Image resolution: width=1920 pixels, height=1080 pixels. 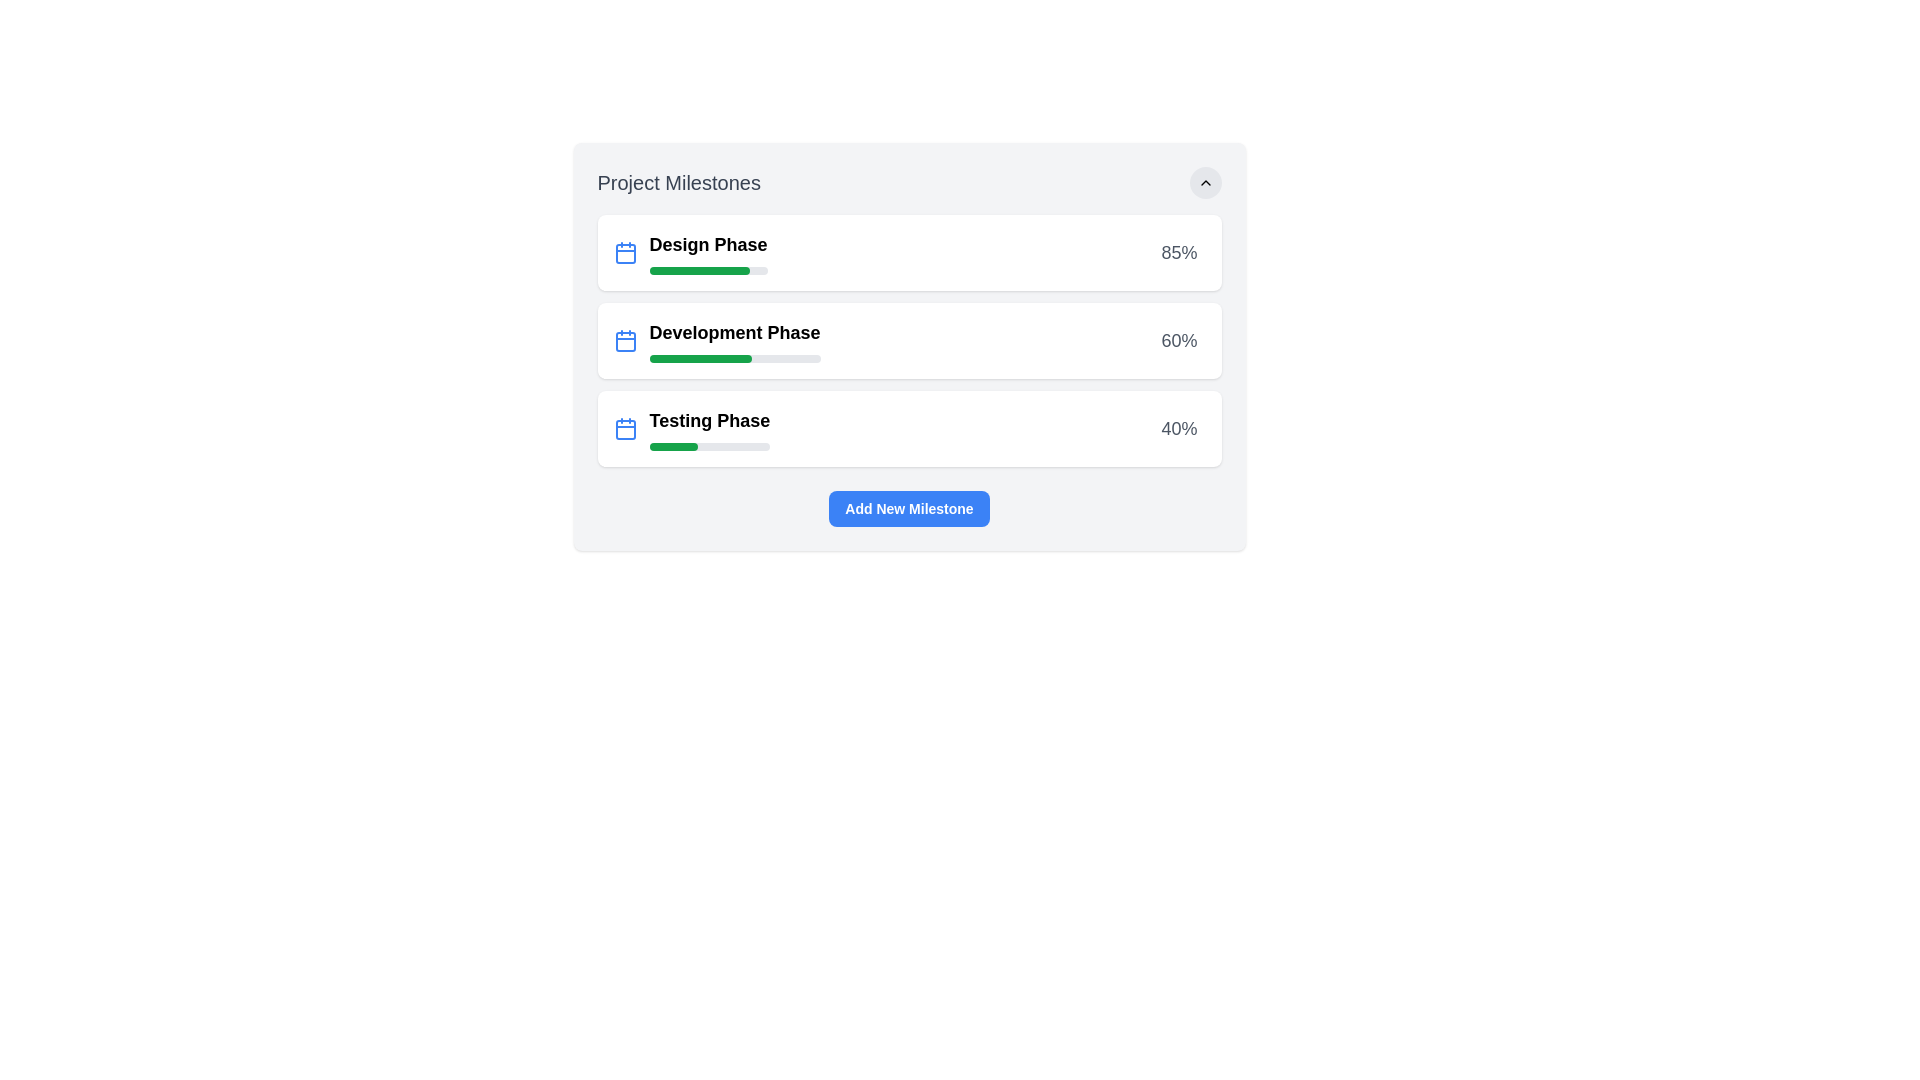 What do you see at coordinates (908, 427) in the screenshot?
I see `the progress bar of the 'Testing Phase' information card, which indicates 40% completion and is the third card in the 'Project Milestones' section` at bounding box center [908, 427].